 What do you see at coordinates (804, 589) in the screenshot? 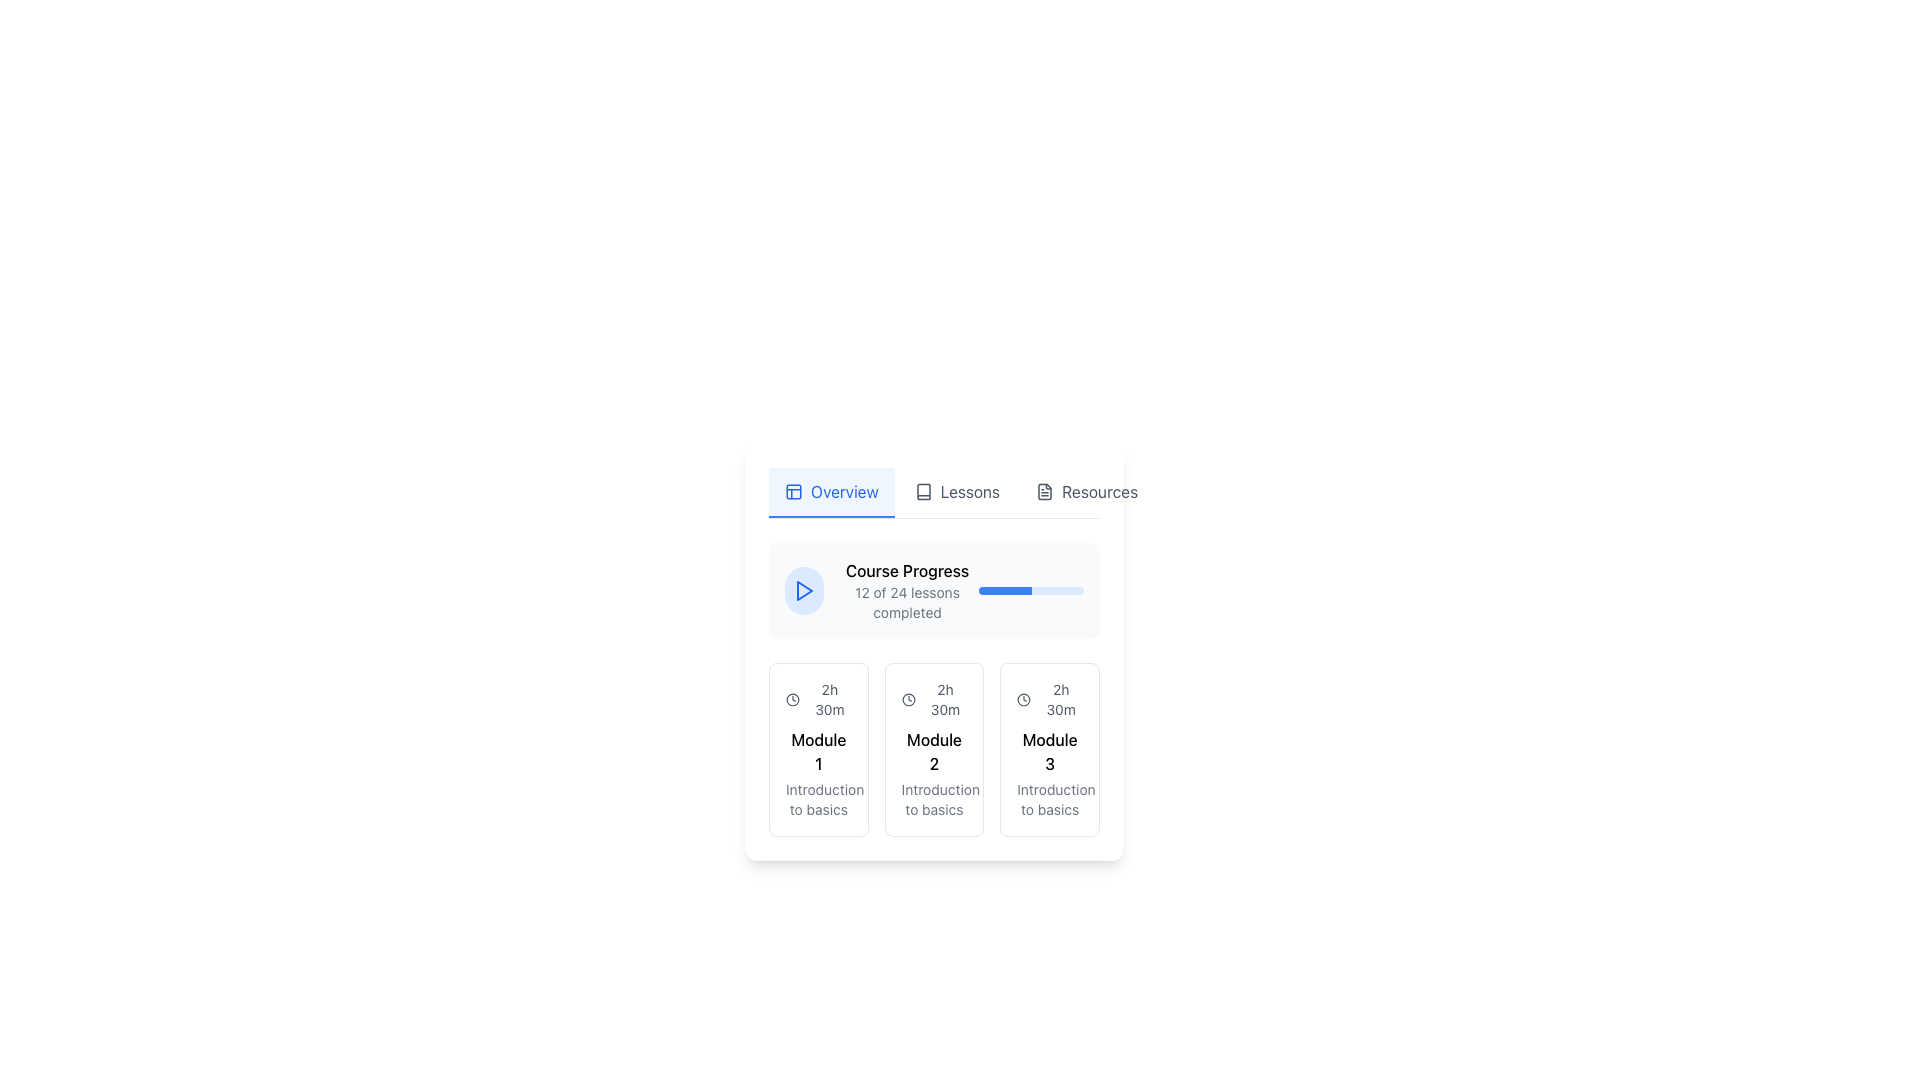
I see `the play control button located in the top left corner of the 'Course Progress' section` at bounding box center [804, 589].